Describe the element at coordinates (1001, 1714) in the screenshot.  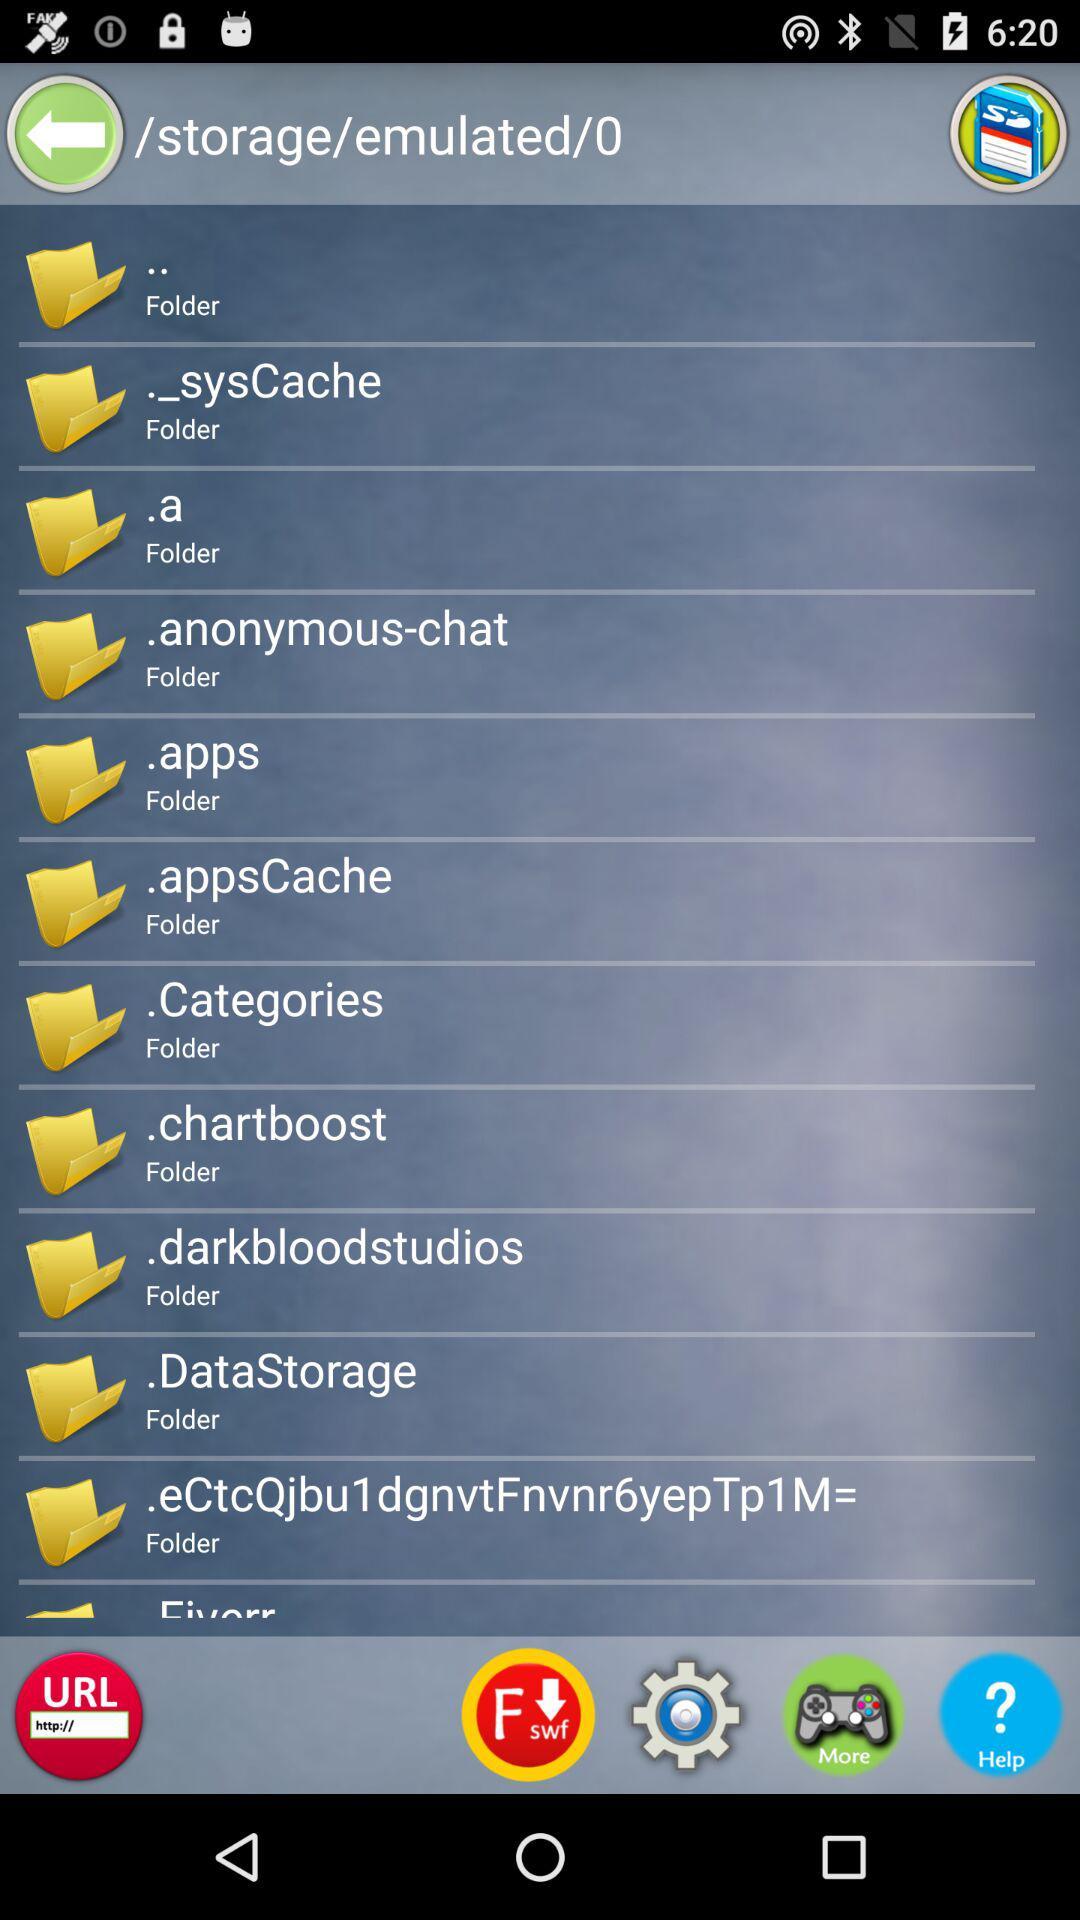
I see `open help` at that location.